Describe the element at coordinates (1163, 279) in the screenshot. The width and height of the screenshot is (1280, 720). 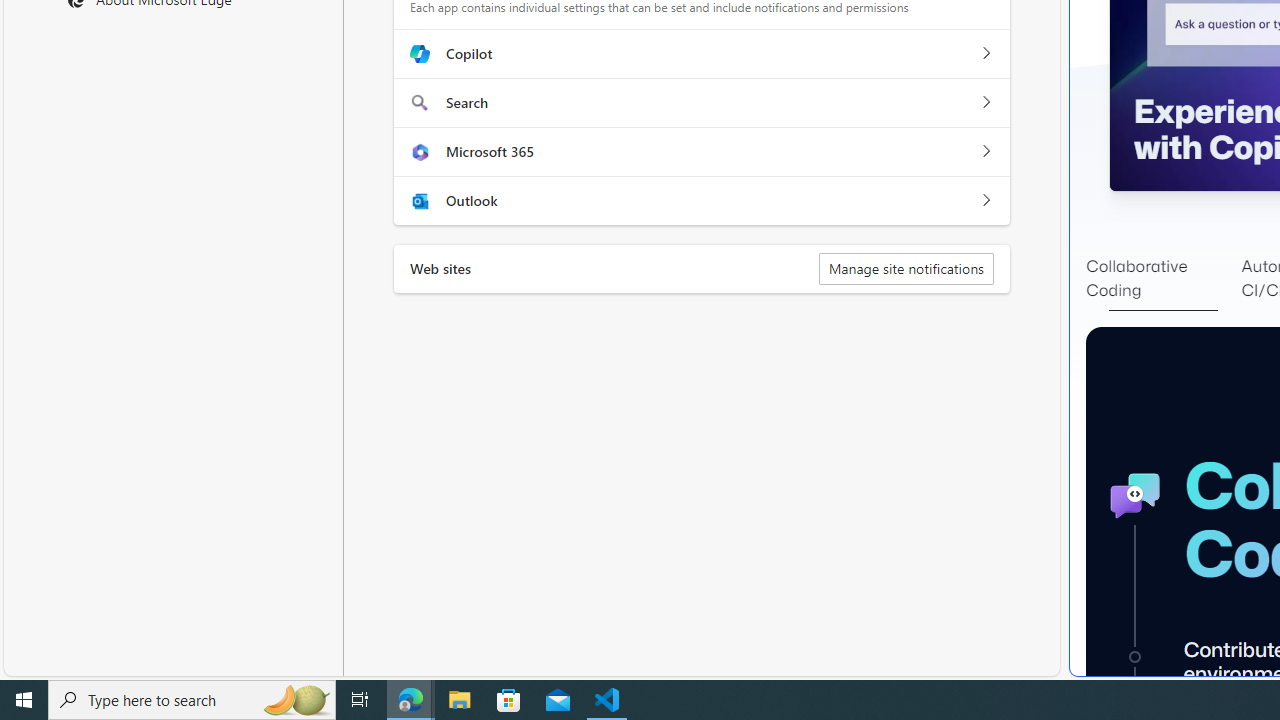
I see `'Collaborative Coding'` at that location.